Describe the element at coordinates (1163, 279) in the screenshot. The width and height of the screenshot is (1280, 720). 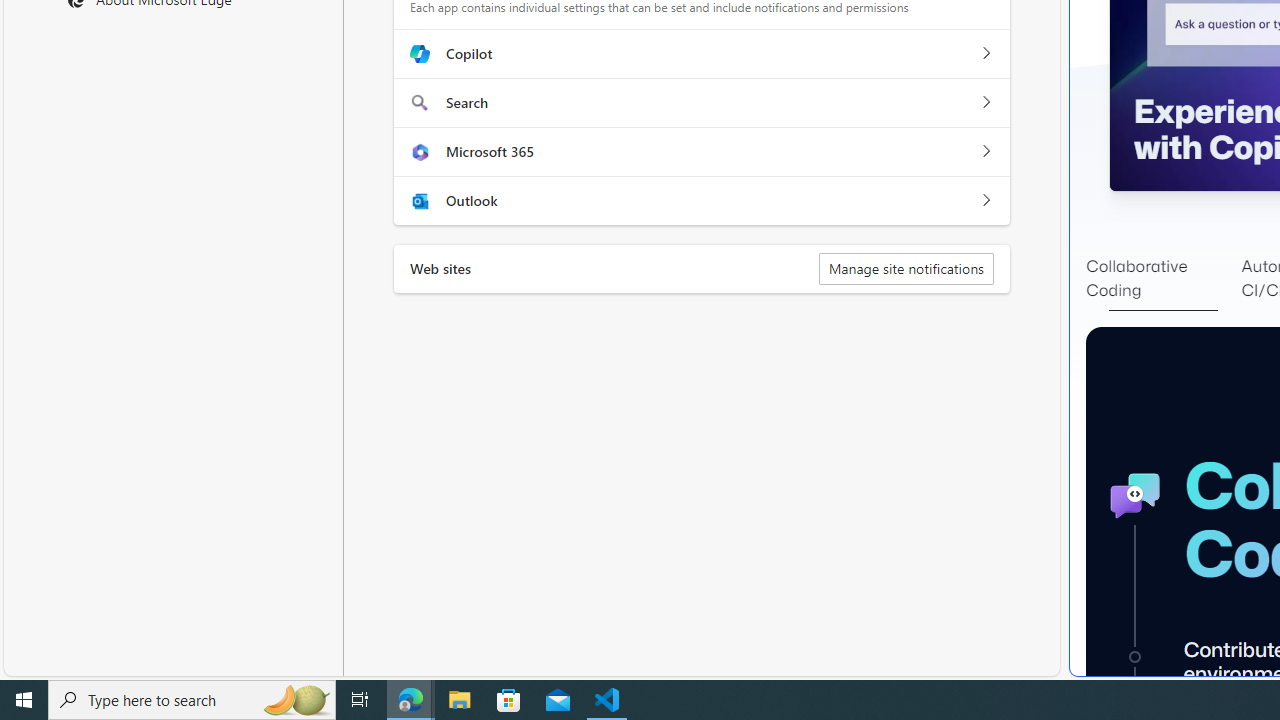
I see `'Collaborative Coding'` at that location.